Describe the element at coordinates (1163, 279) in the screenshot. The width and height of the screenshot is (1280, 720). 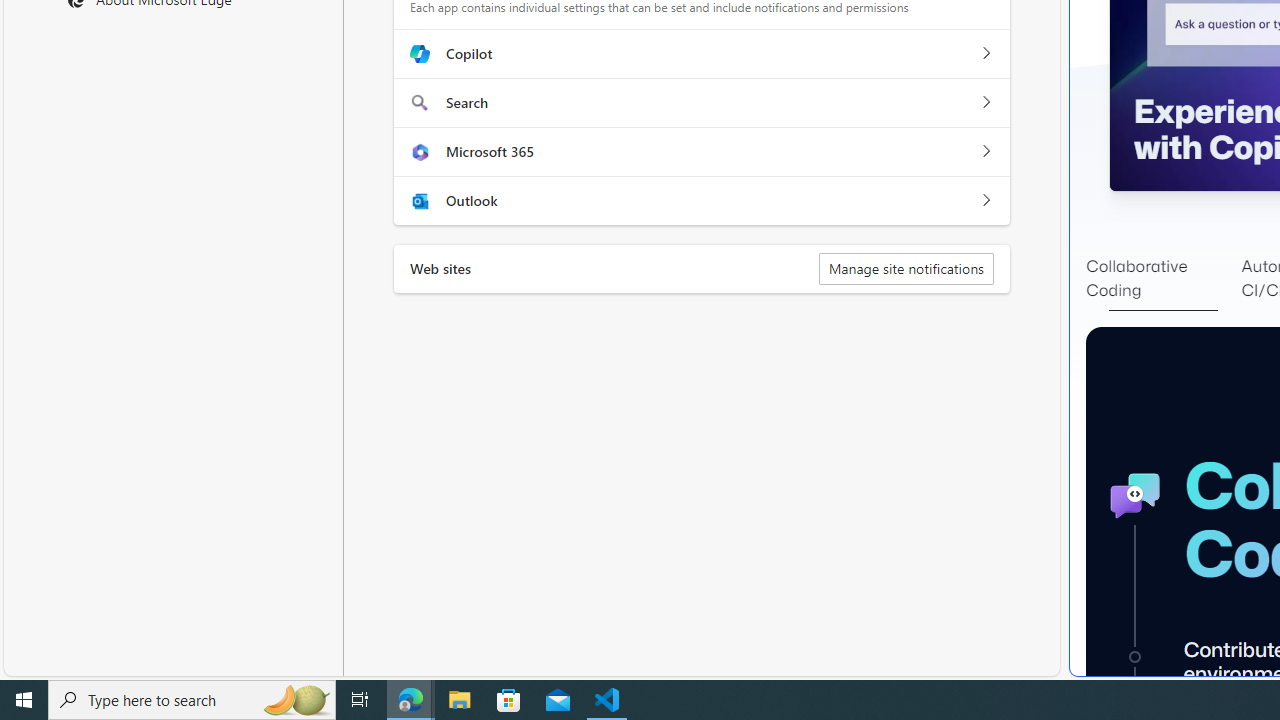
I see `'Collaborative Coding'` at that location.